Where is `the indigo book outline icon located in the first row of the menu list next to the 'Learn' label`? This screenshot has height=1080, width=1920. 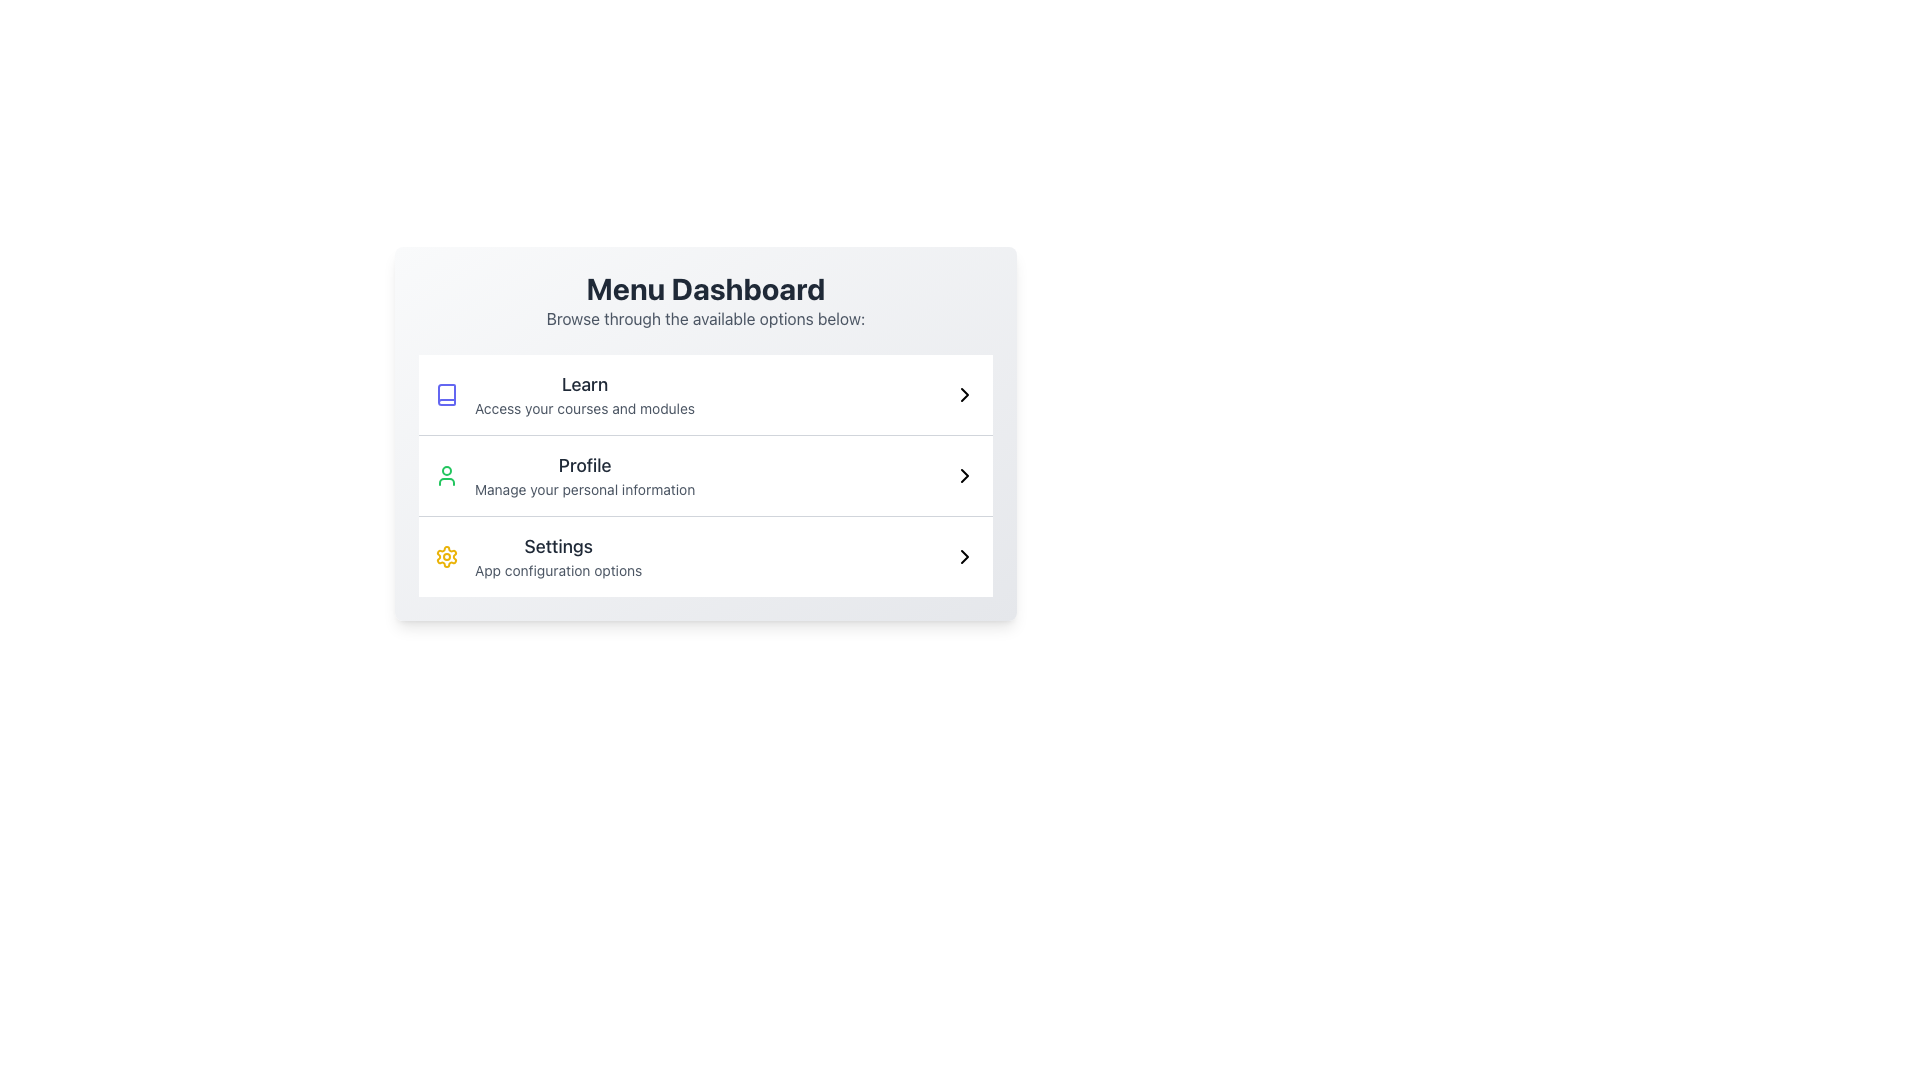 the indigo book outline icon located in the first row of the menu list next to the 'Learn' label is located at coordinates (445, 394).